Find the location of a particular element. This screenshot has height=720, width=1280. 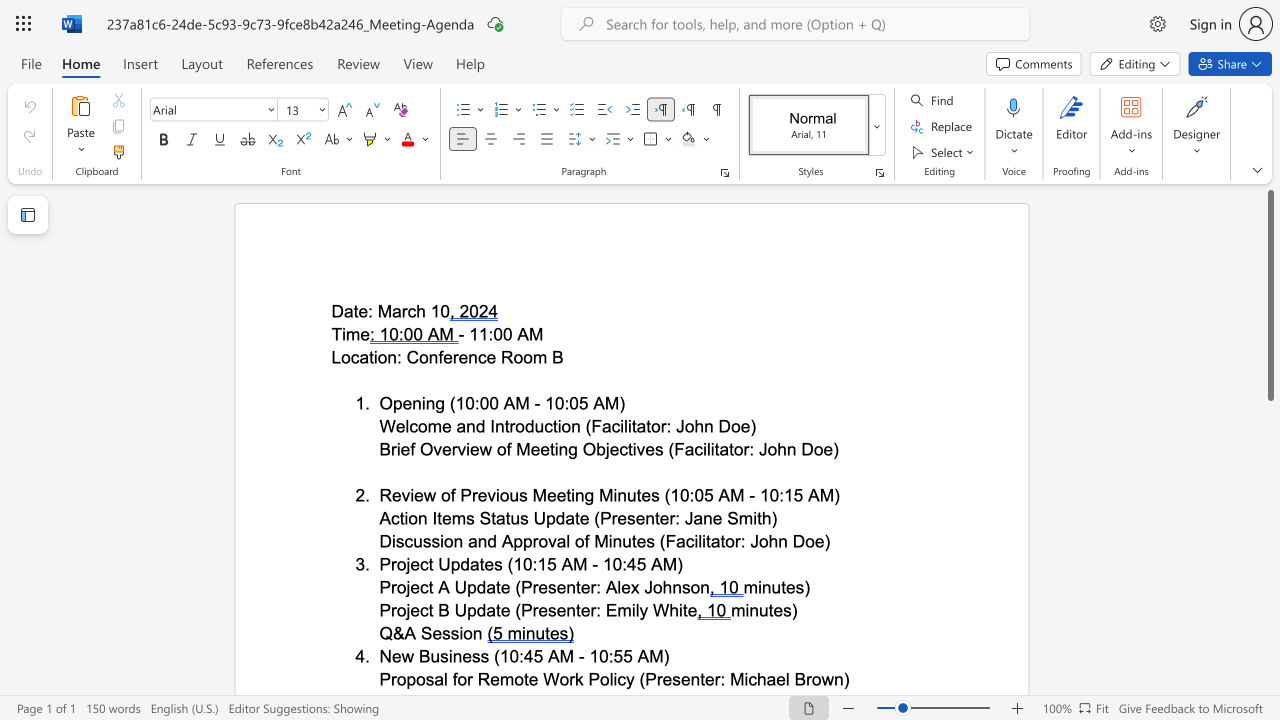

the 1th character "n" in the text is located at coordinates (570, 586).